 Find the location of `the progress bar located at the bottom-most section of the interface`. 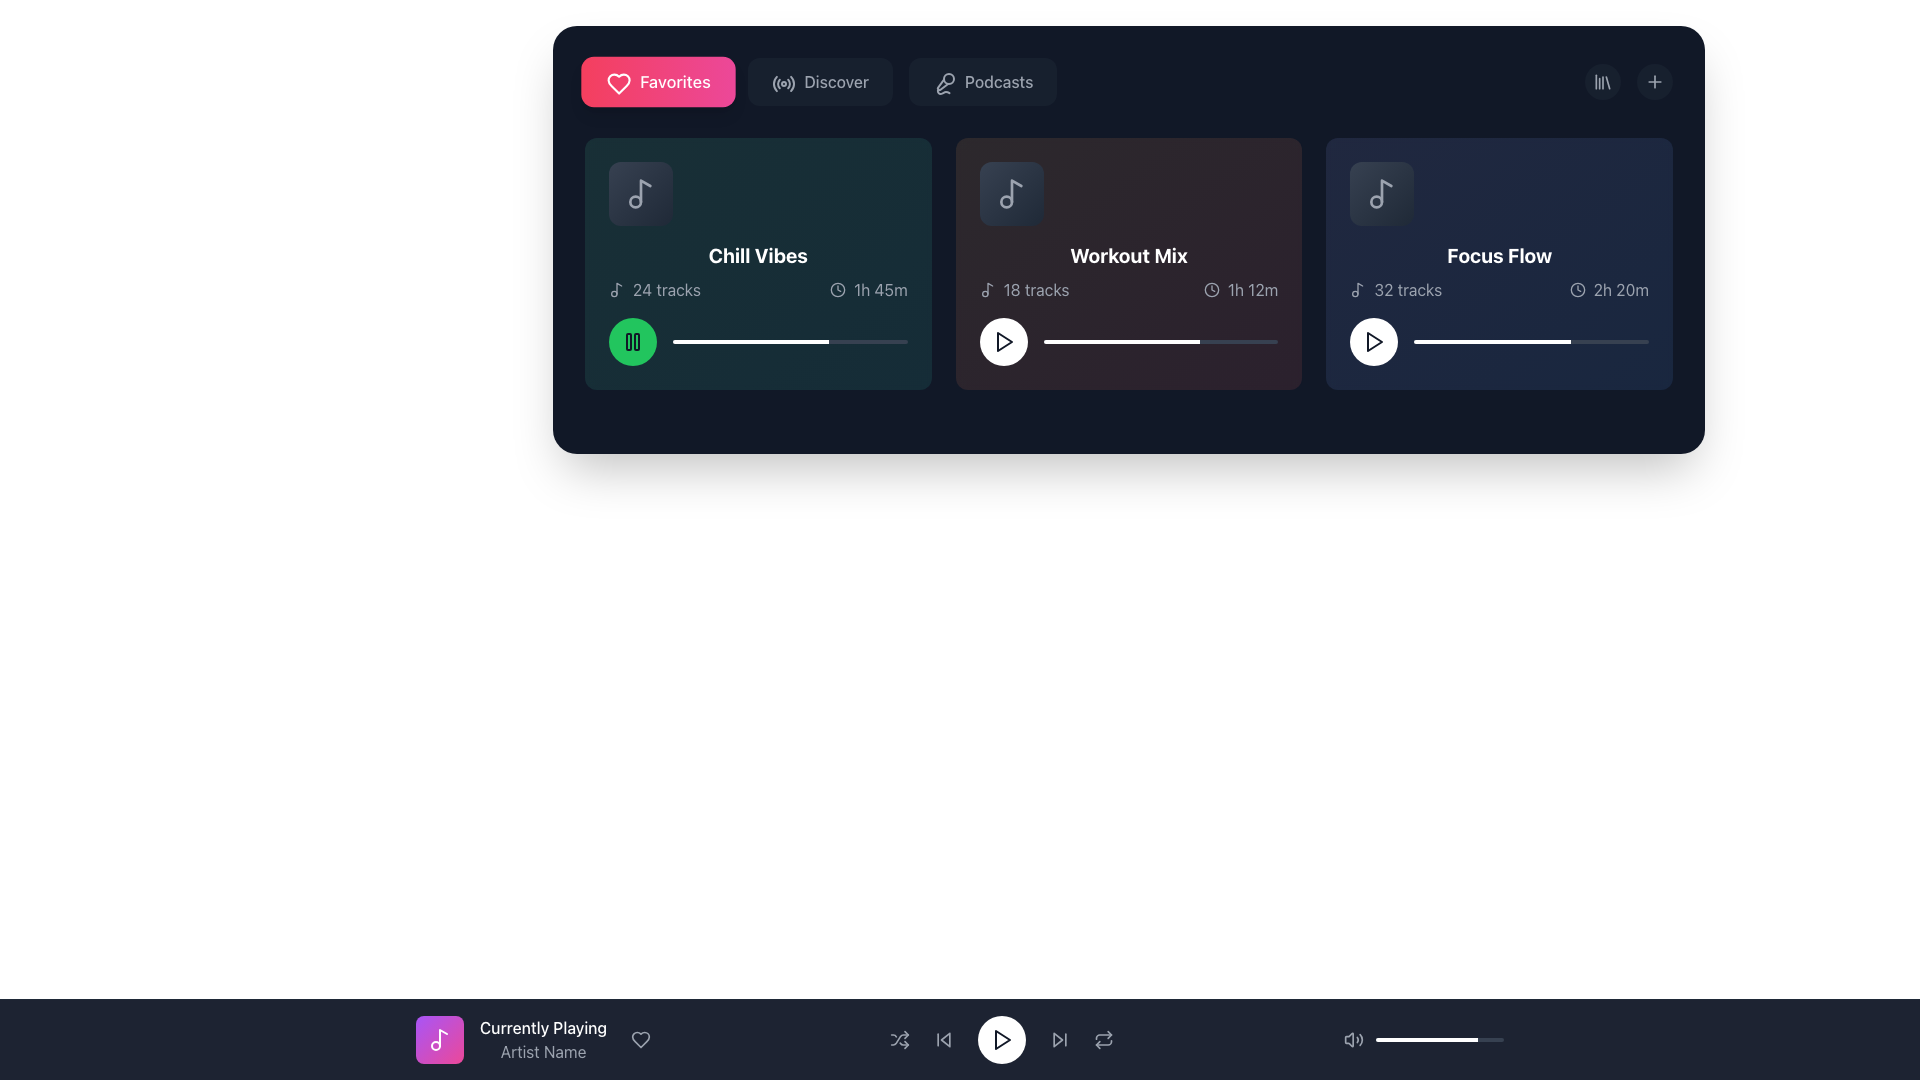

the progress bar located at the bottom-most section of the interface is located at coordinates (1440, 1039).